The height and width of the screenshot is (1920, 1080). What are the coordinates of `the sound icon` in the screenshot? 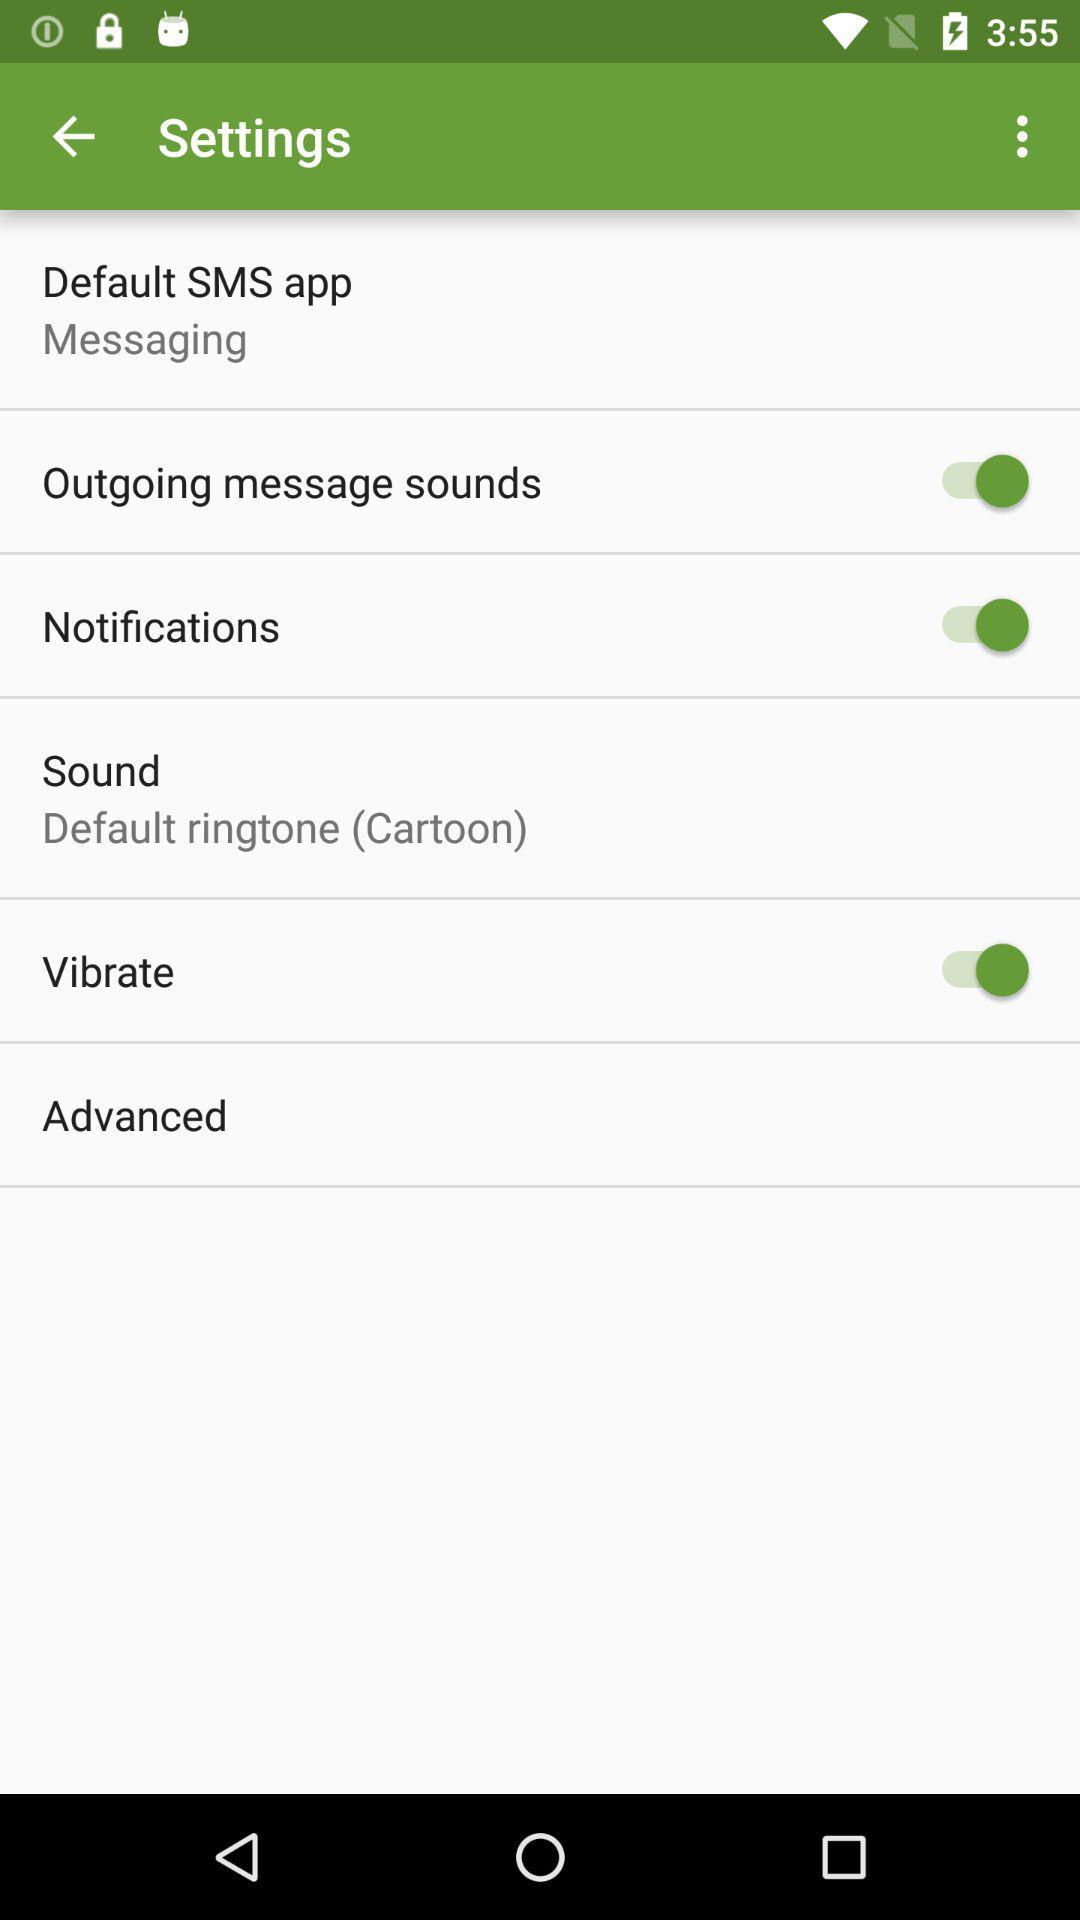 It's located at (101, 768).